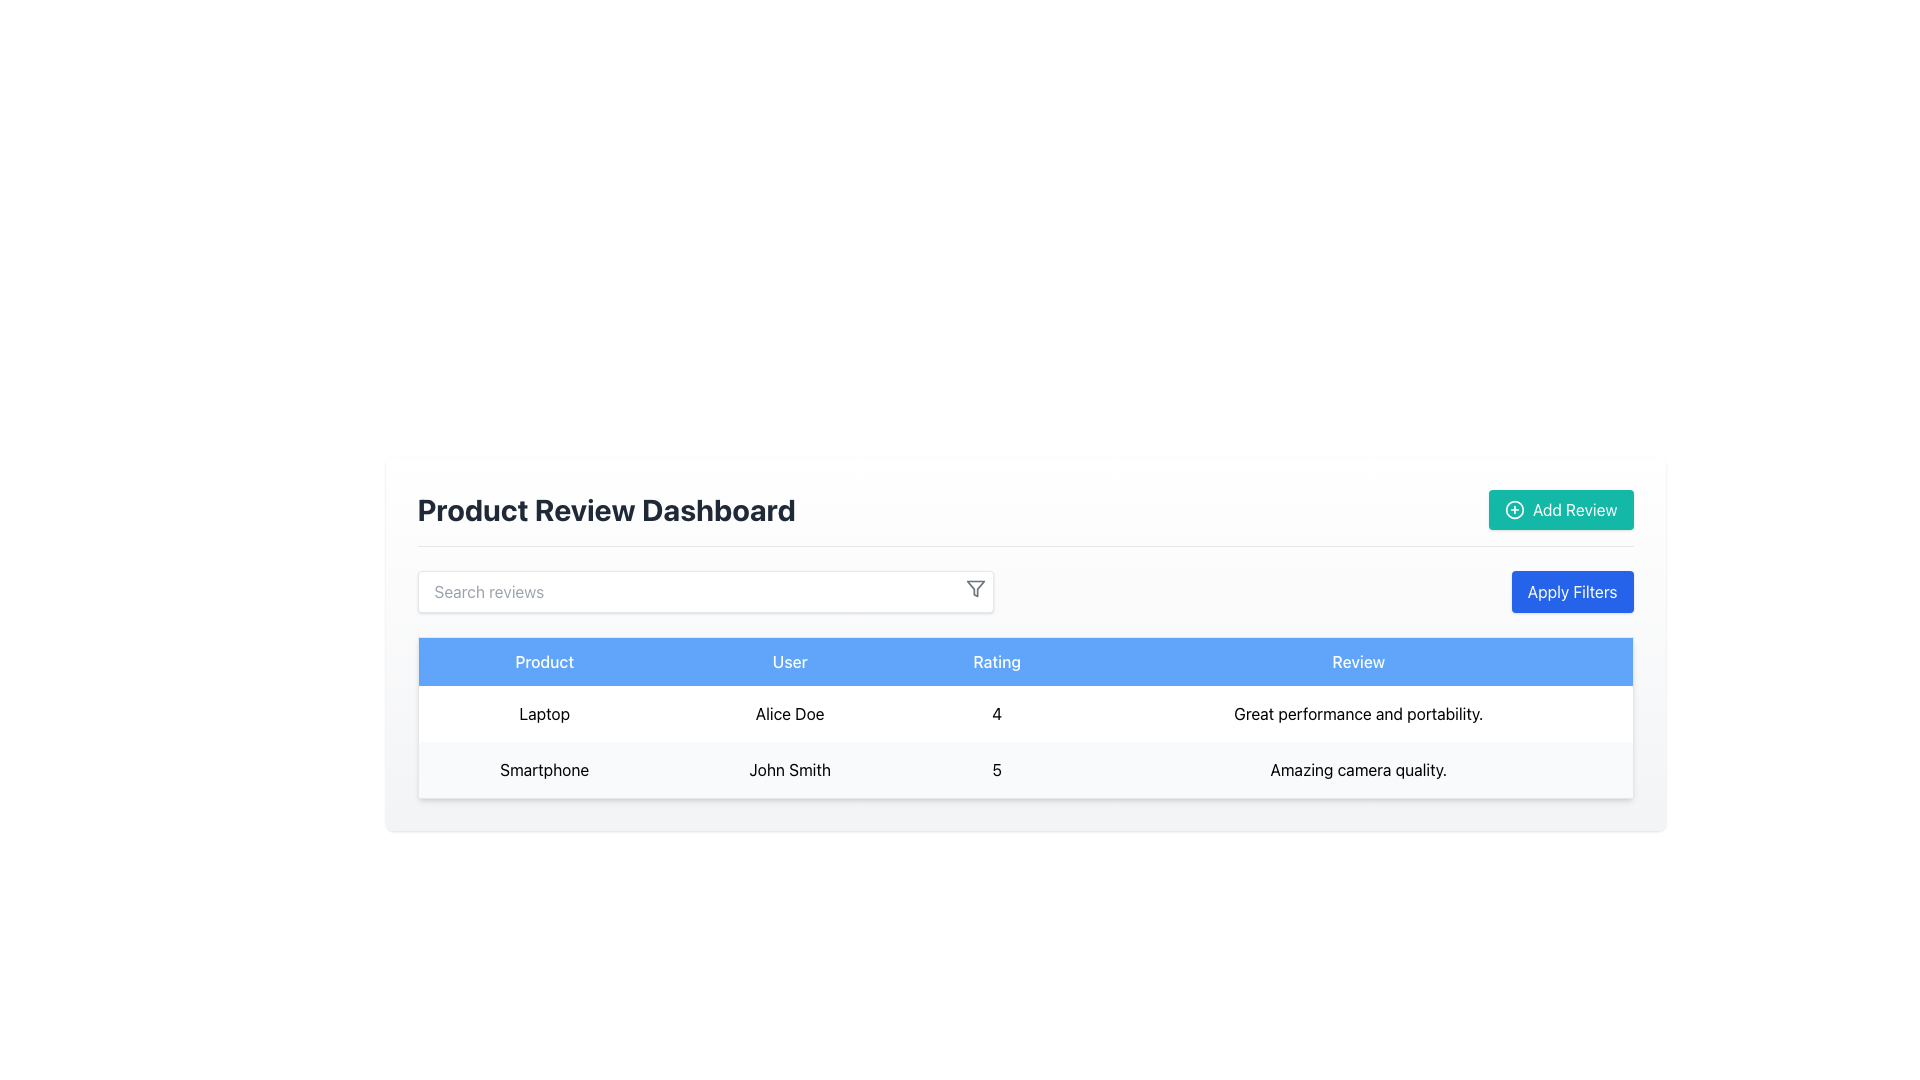 The height and width of the screenshot is (1080, 1920). I want to click on the 'User' column header in the table, which is the second column header located between the 'Product' and 'Rating' columns, so click(789, 661).